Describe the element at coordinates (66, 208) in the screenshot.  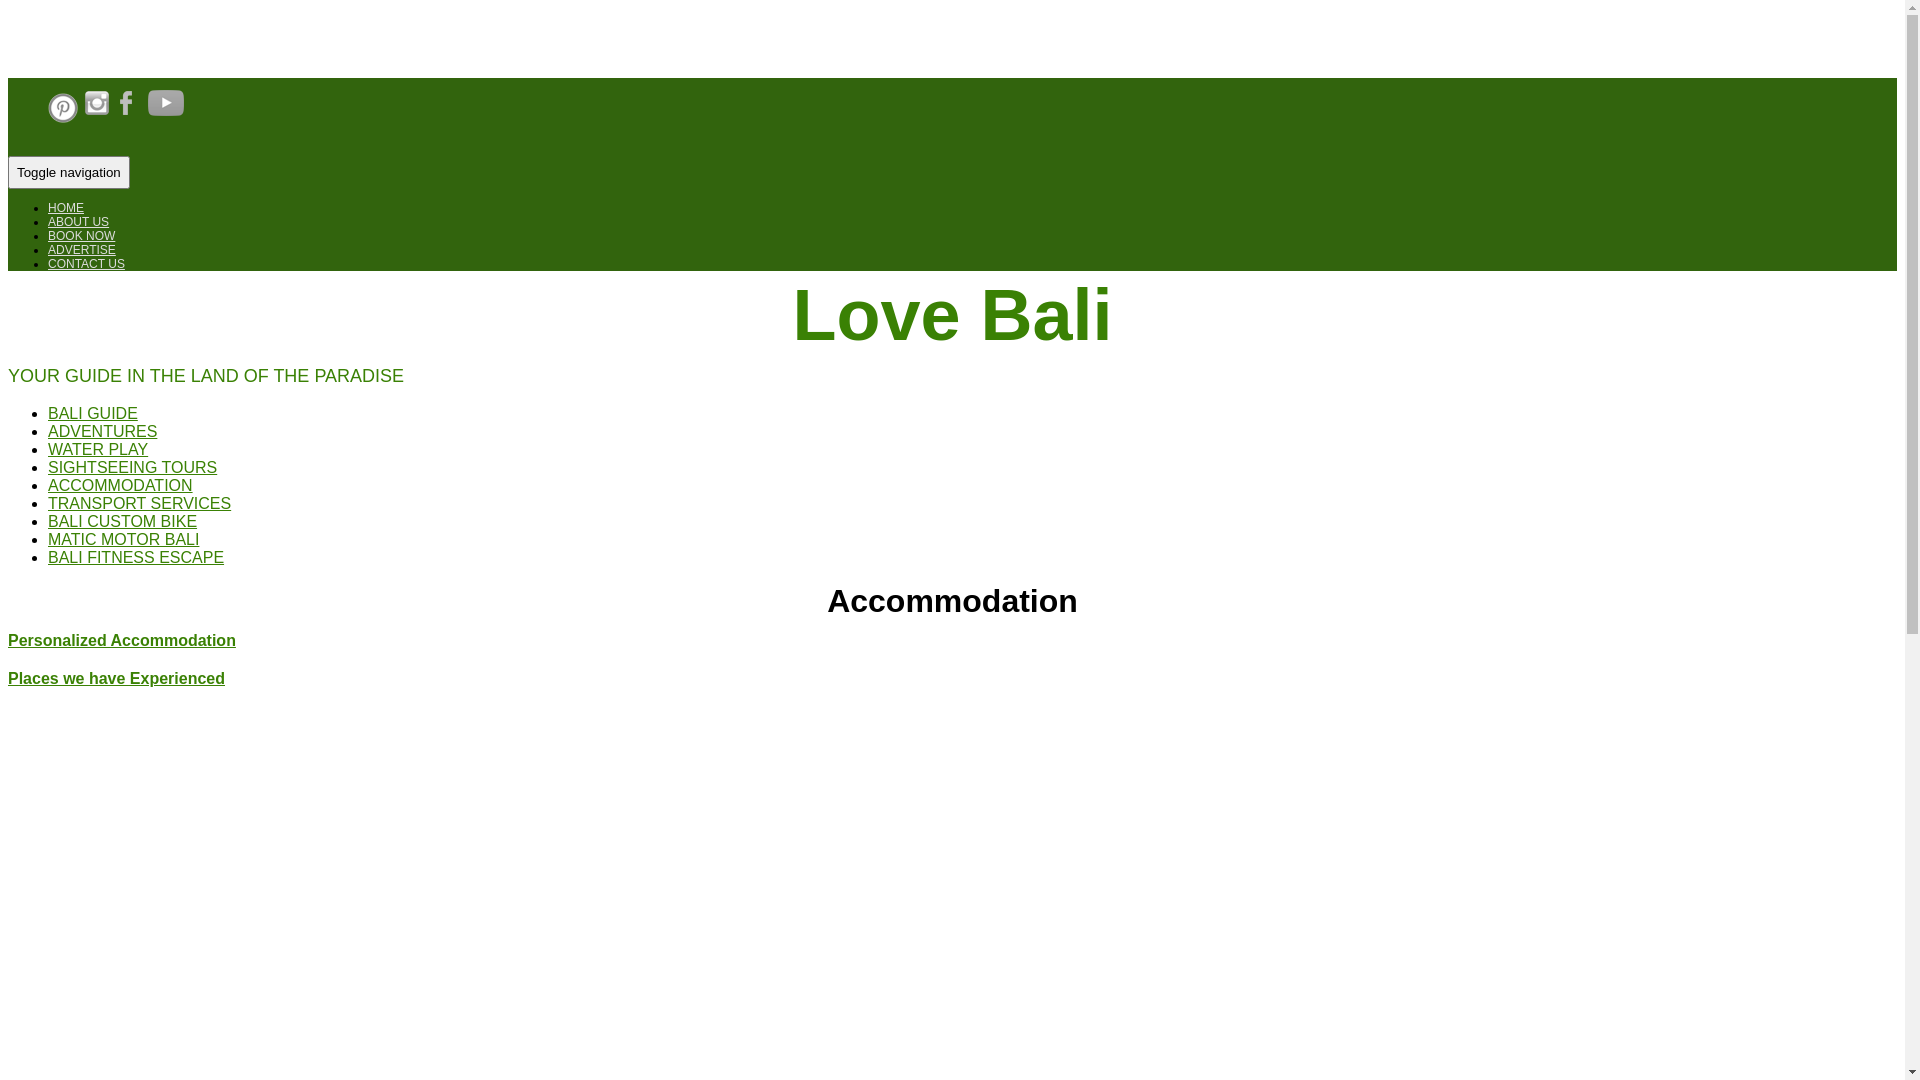
I see `'HOME'` at that location.